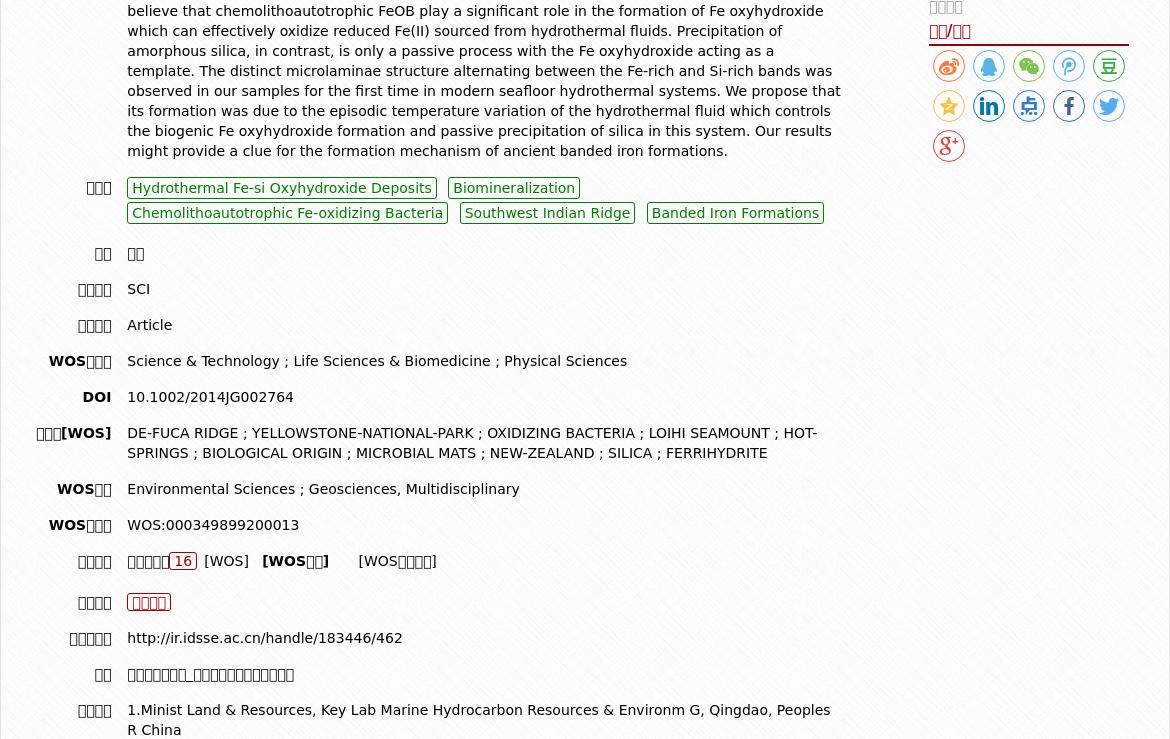 This screenshot has width=1170, height=739. I want to click on '16', so click(181, 559).